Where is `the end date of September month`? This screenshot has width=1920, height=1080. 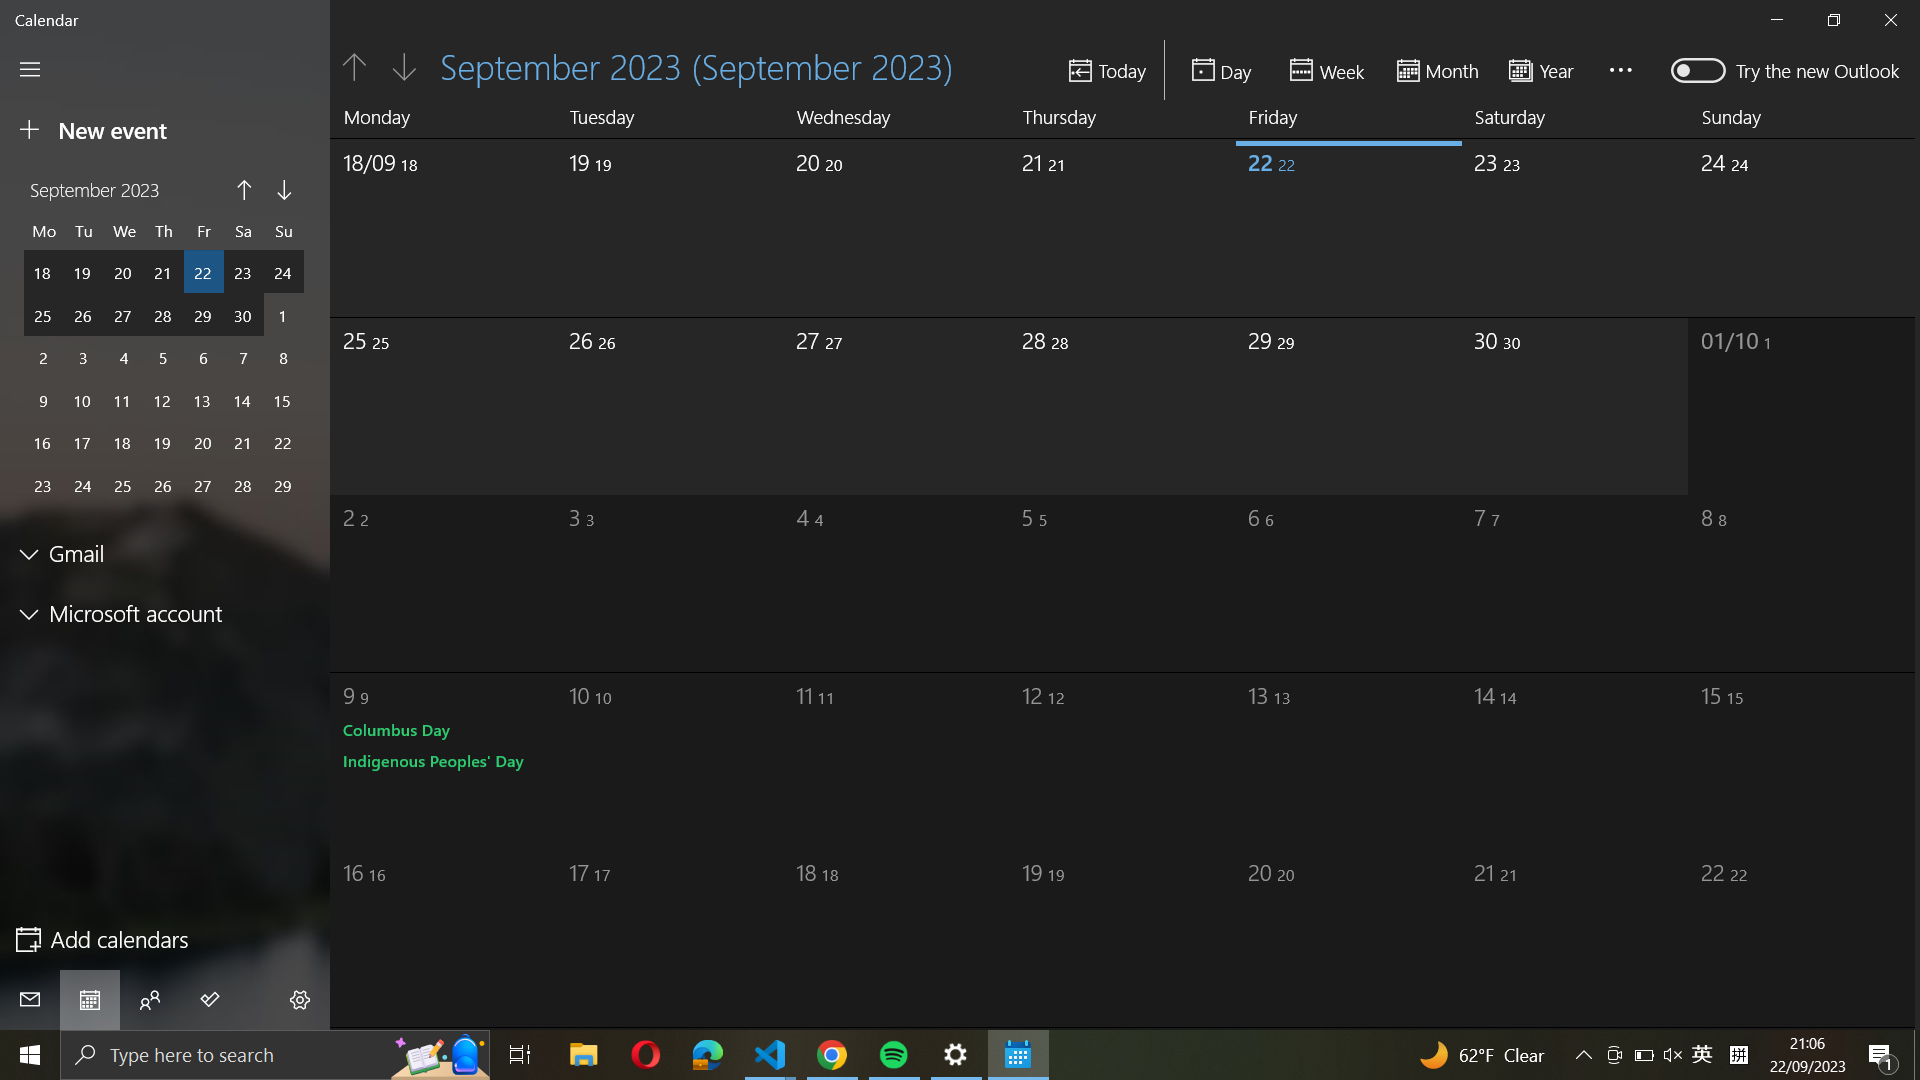 the end date of September month is located at coordinates (1576, 220).